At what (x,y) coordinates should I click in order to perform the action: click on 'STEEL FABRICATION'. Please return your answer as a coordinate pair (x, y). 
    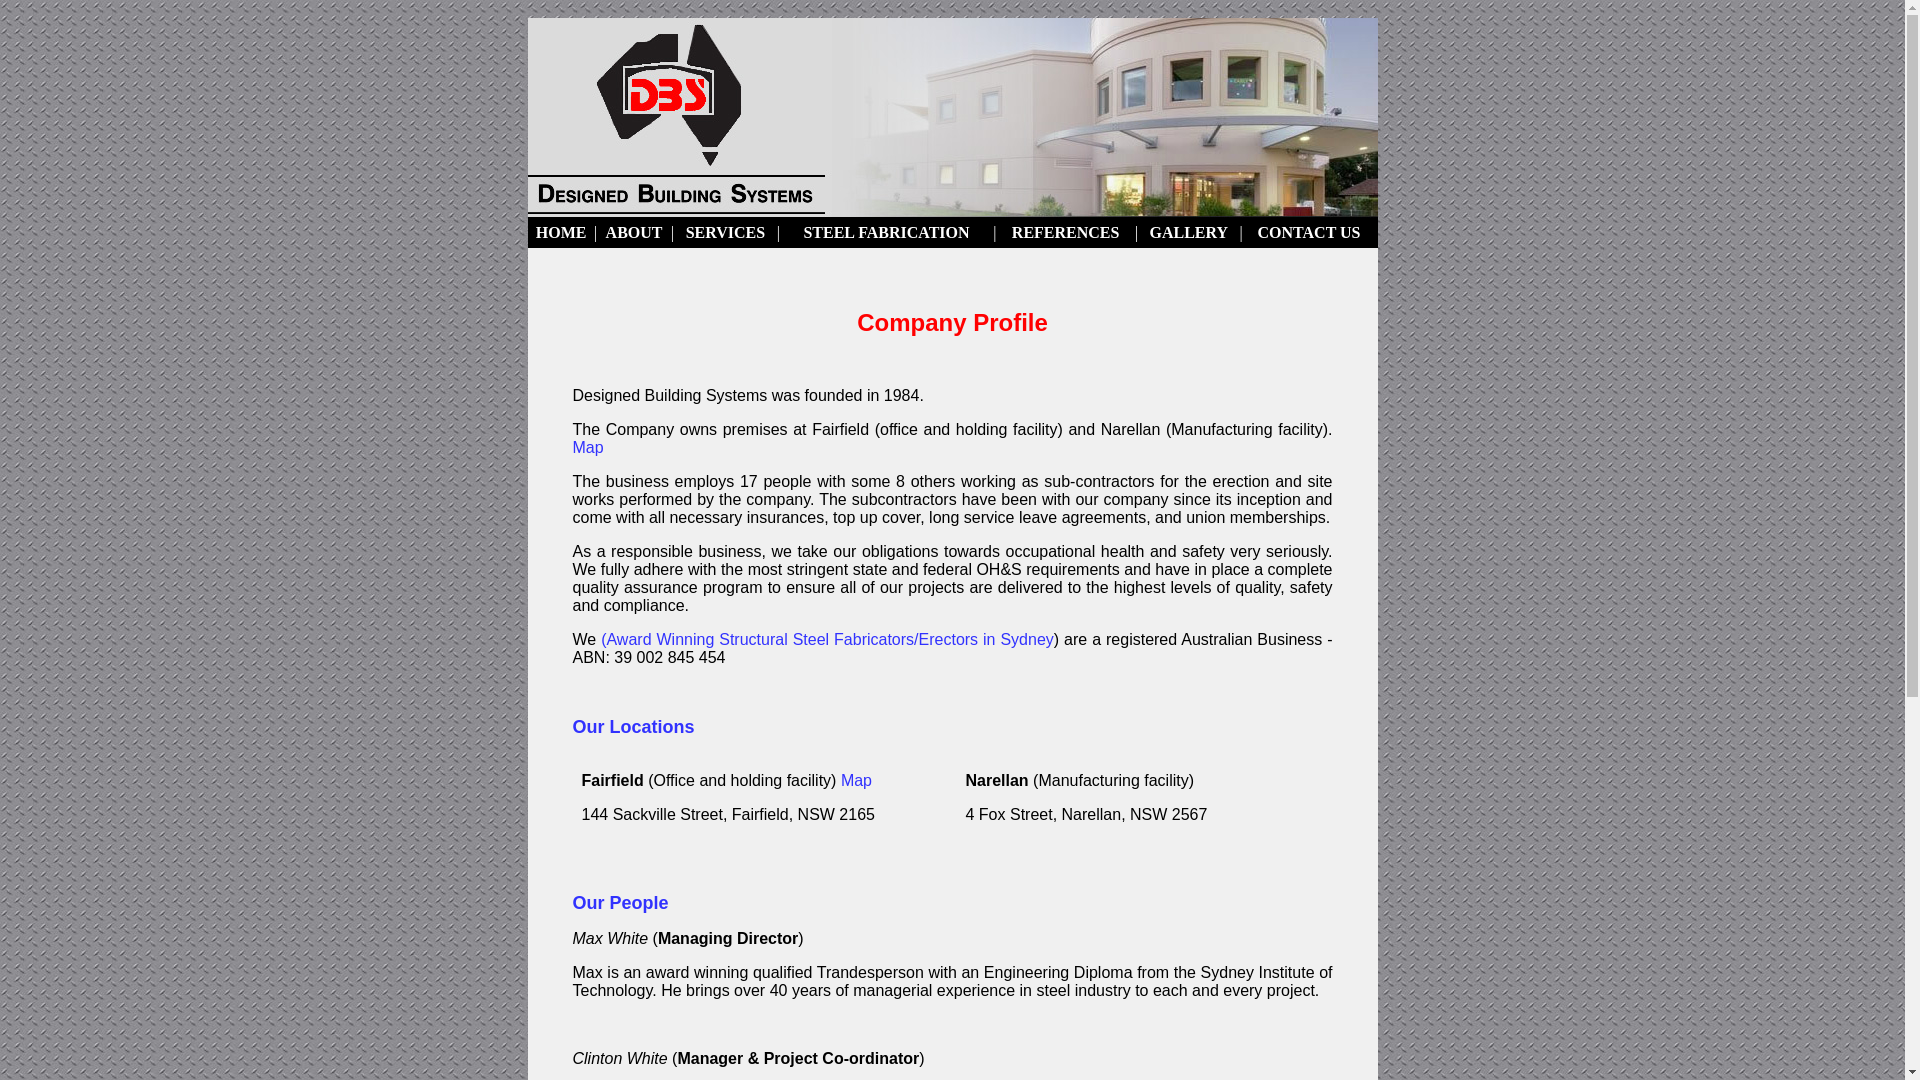
    Looking at the image, I should click on (802, 231).